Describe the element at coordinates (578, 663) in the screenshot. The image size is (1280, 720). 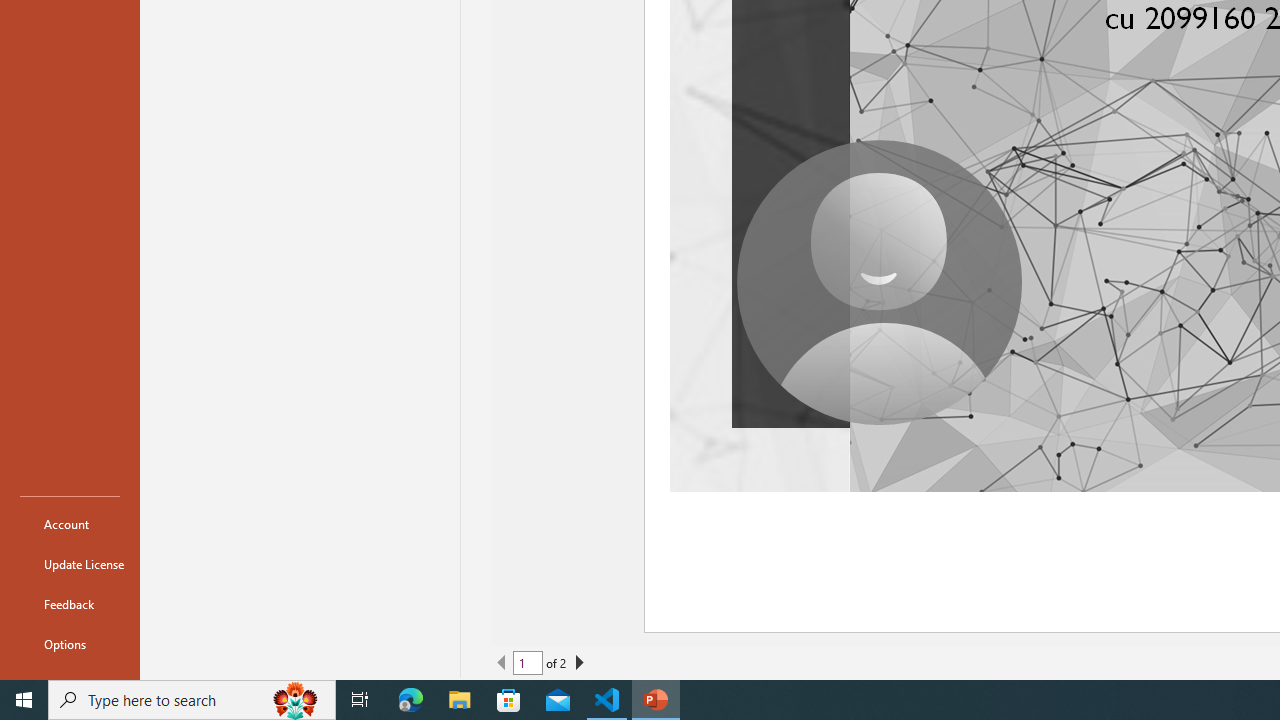
I see `'Next Page'` at that location.